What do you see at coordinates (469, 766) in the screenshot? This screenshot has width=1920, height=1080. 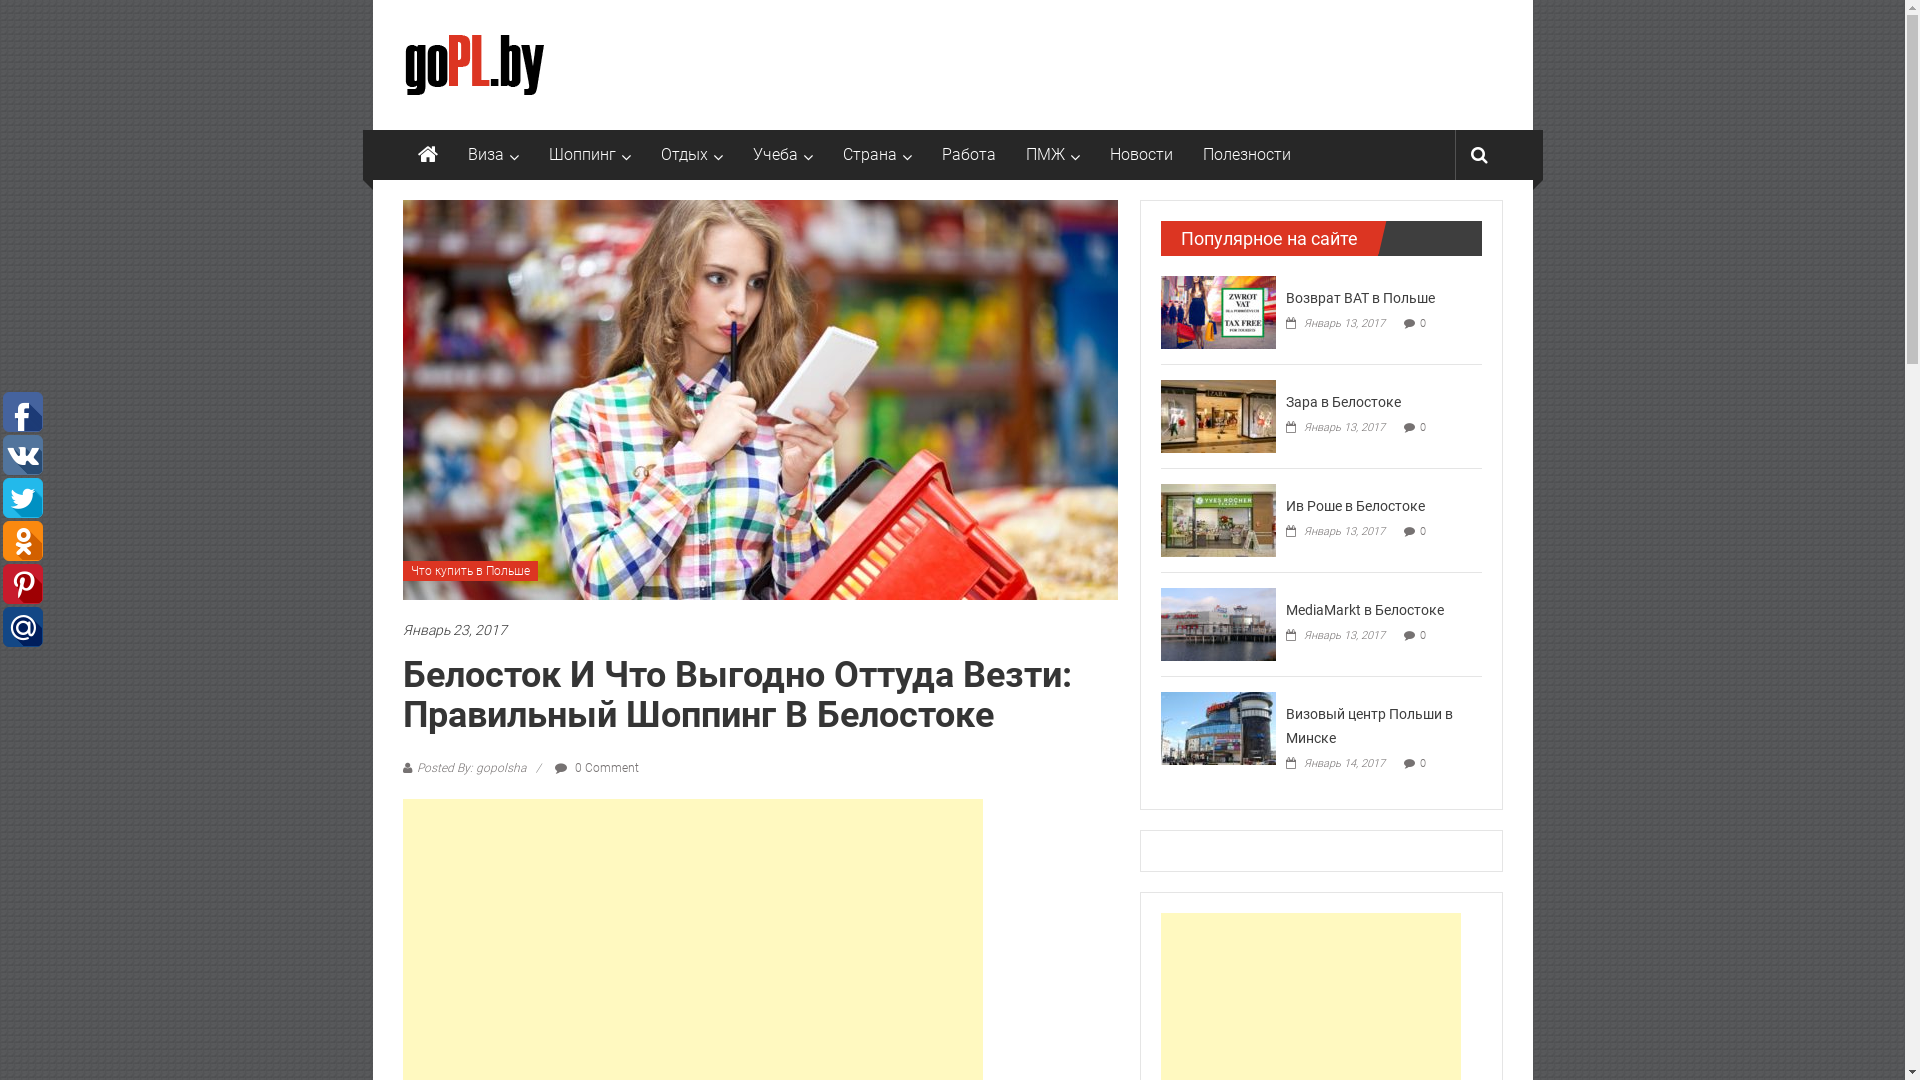 I see `'Posted By: gopolsha'` at bounding box center [469, 766].